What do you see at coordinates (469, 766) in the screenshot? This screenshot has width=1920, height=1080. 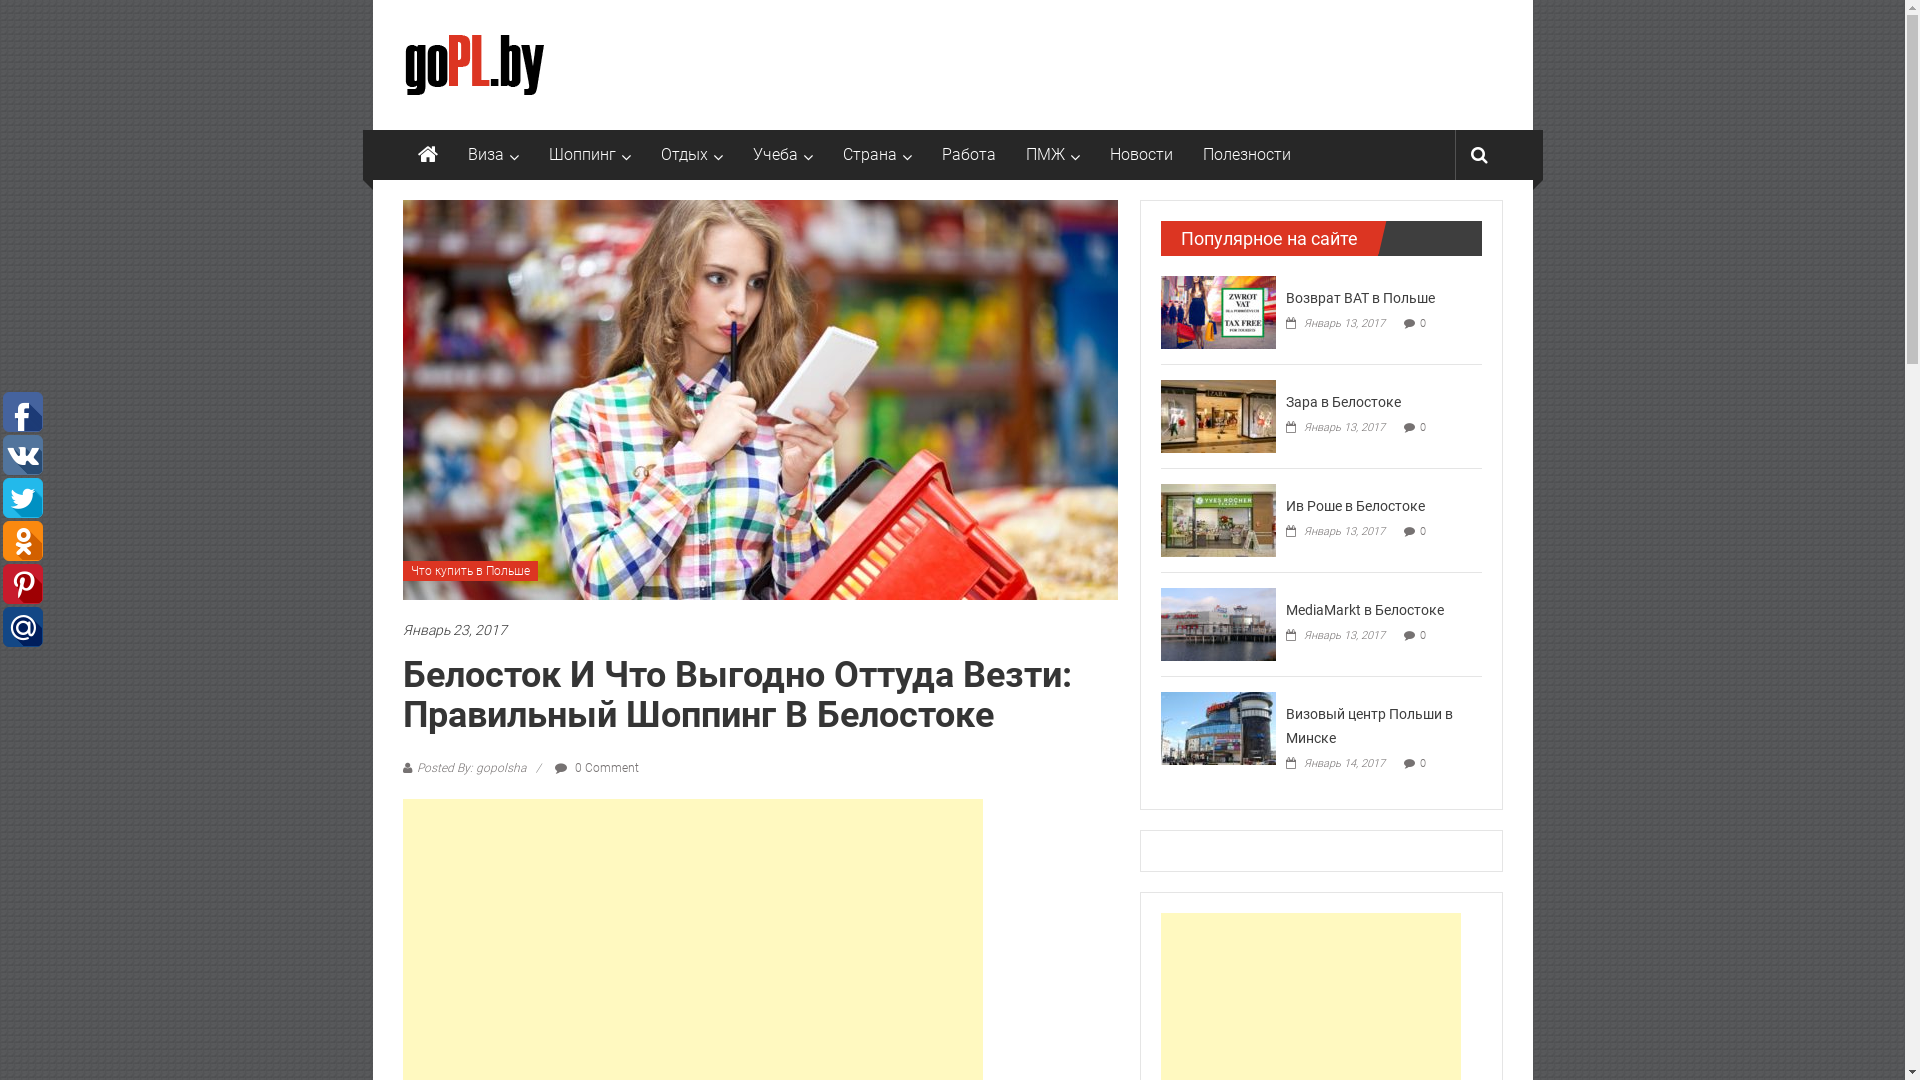 I see `'Posted By: gopolsha'` at bounding box center [469, 766].